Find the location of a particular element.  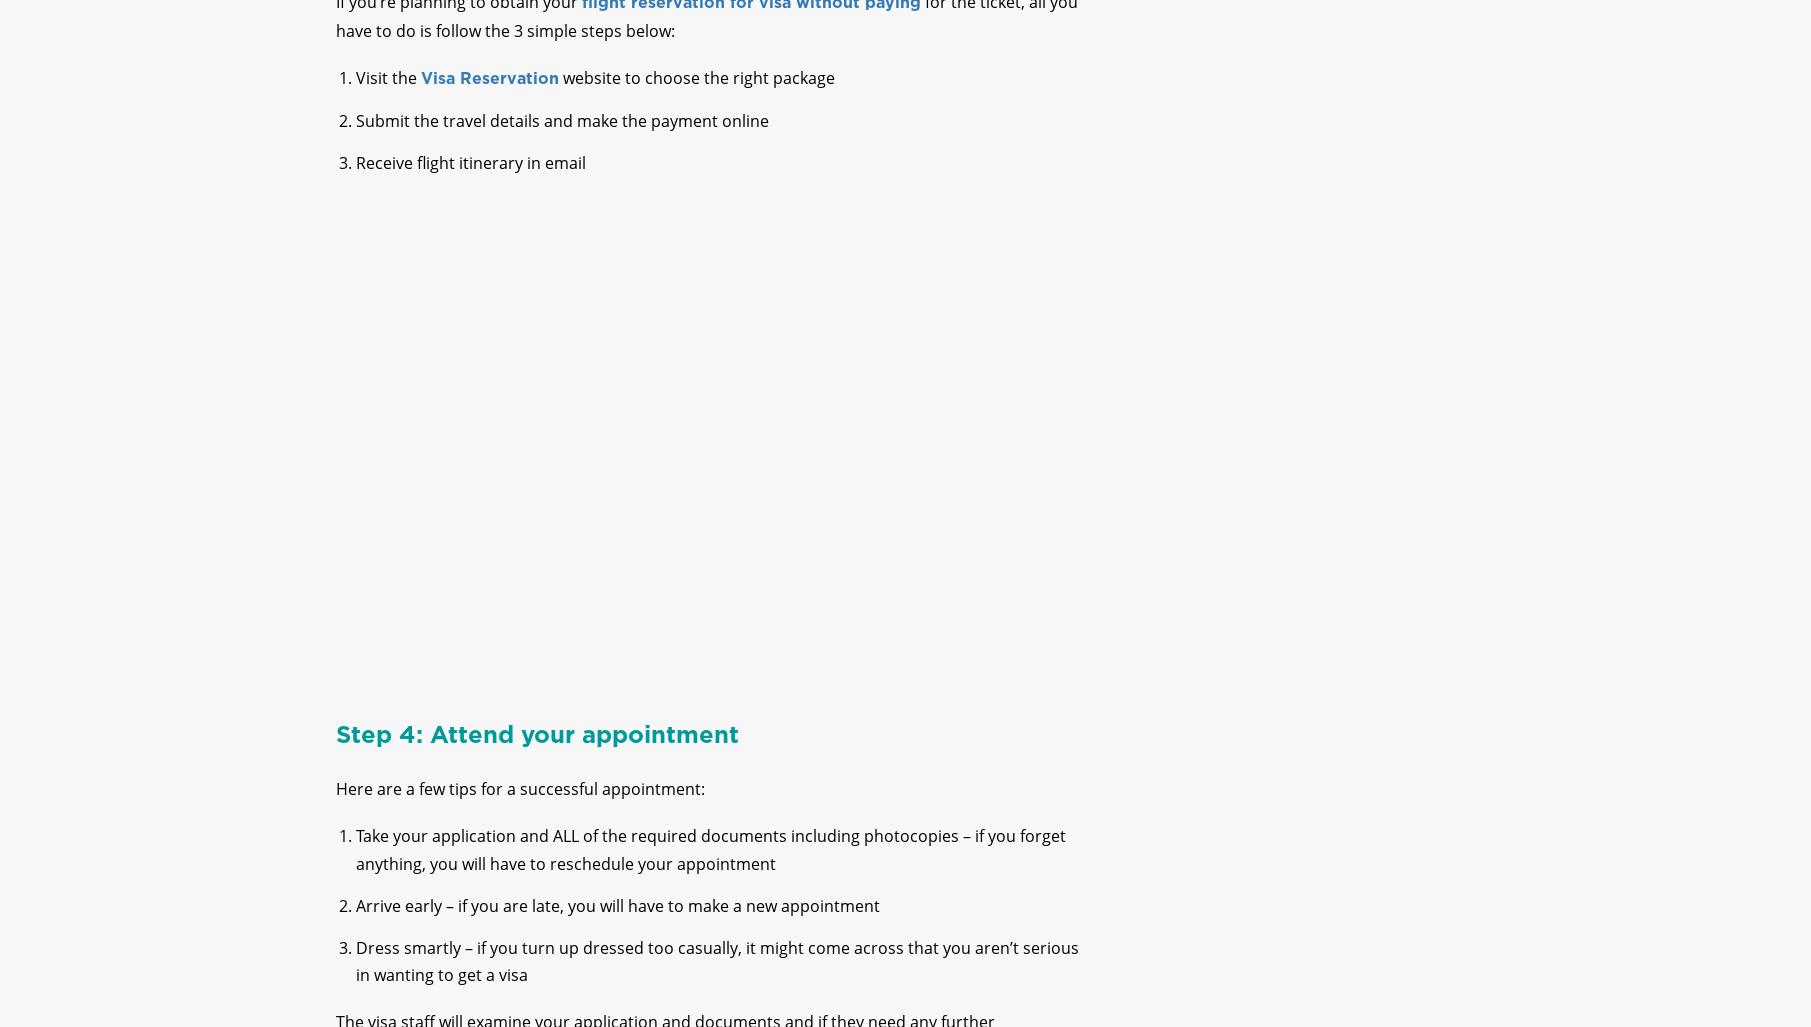

'Step 4: Attend your appointment' is located at coordinates (535, 751).